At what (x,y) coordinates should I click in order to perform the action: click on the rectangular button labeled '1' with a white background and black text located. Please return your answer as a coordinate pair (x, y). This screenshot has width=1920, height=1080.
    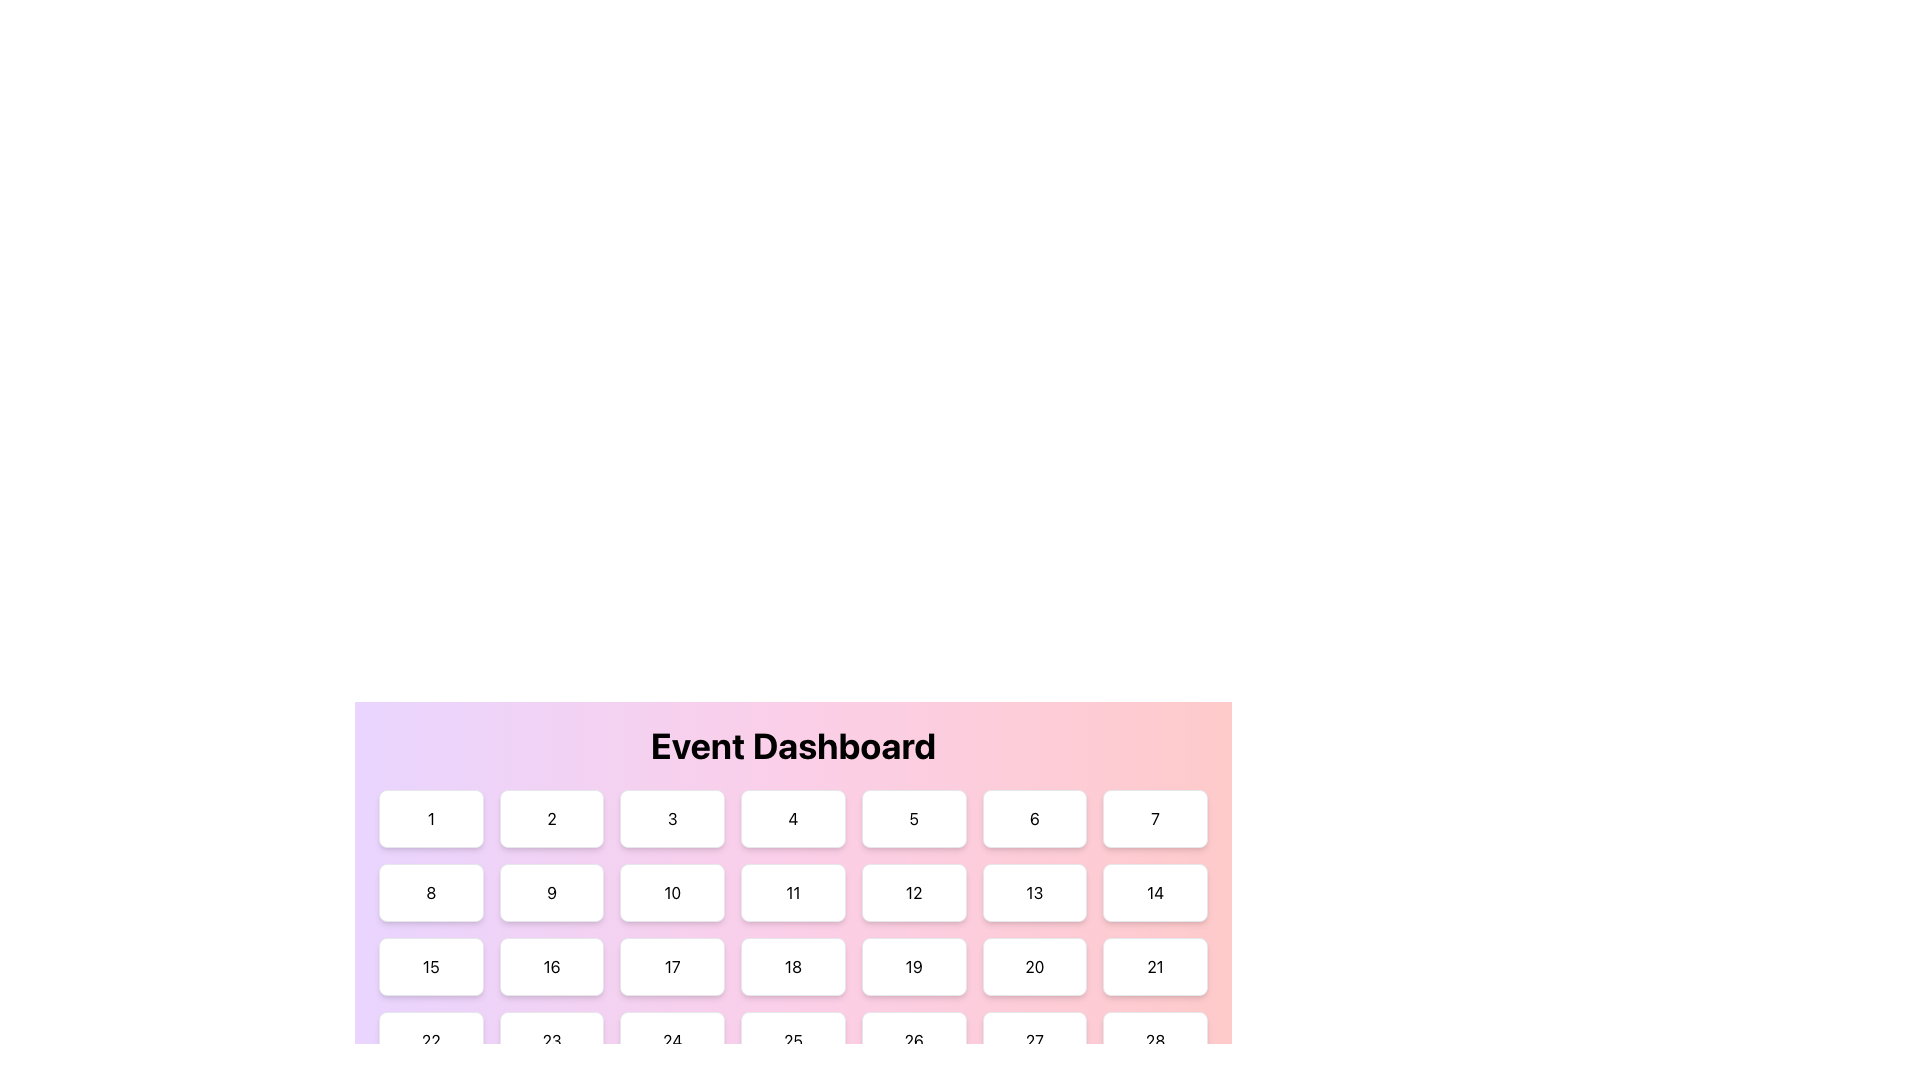
    Looking at the image, I should click on (430, 818).